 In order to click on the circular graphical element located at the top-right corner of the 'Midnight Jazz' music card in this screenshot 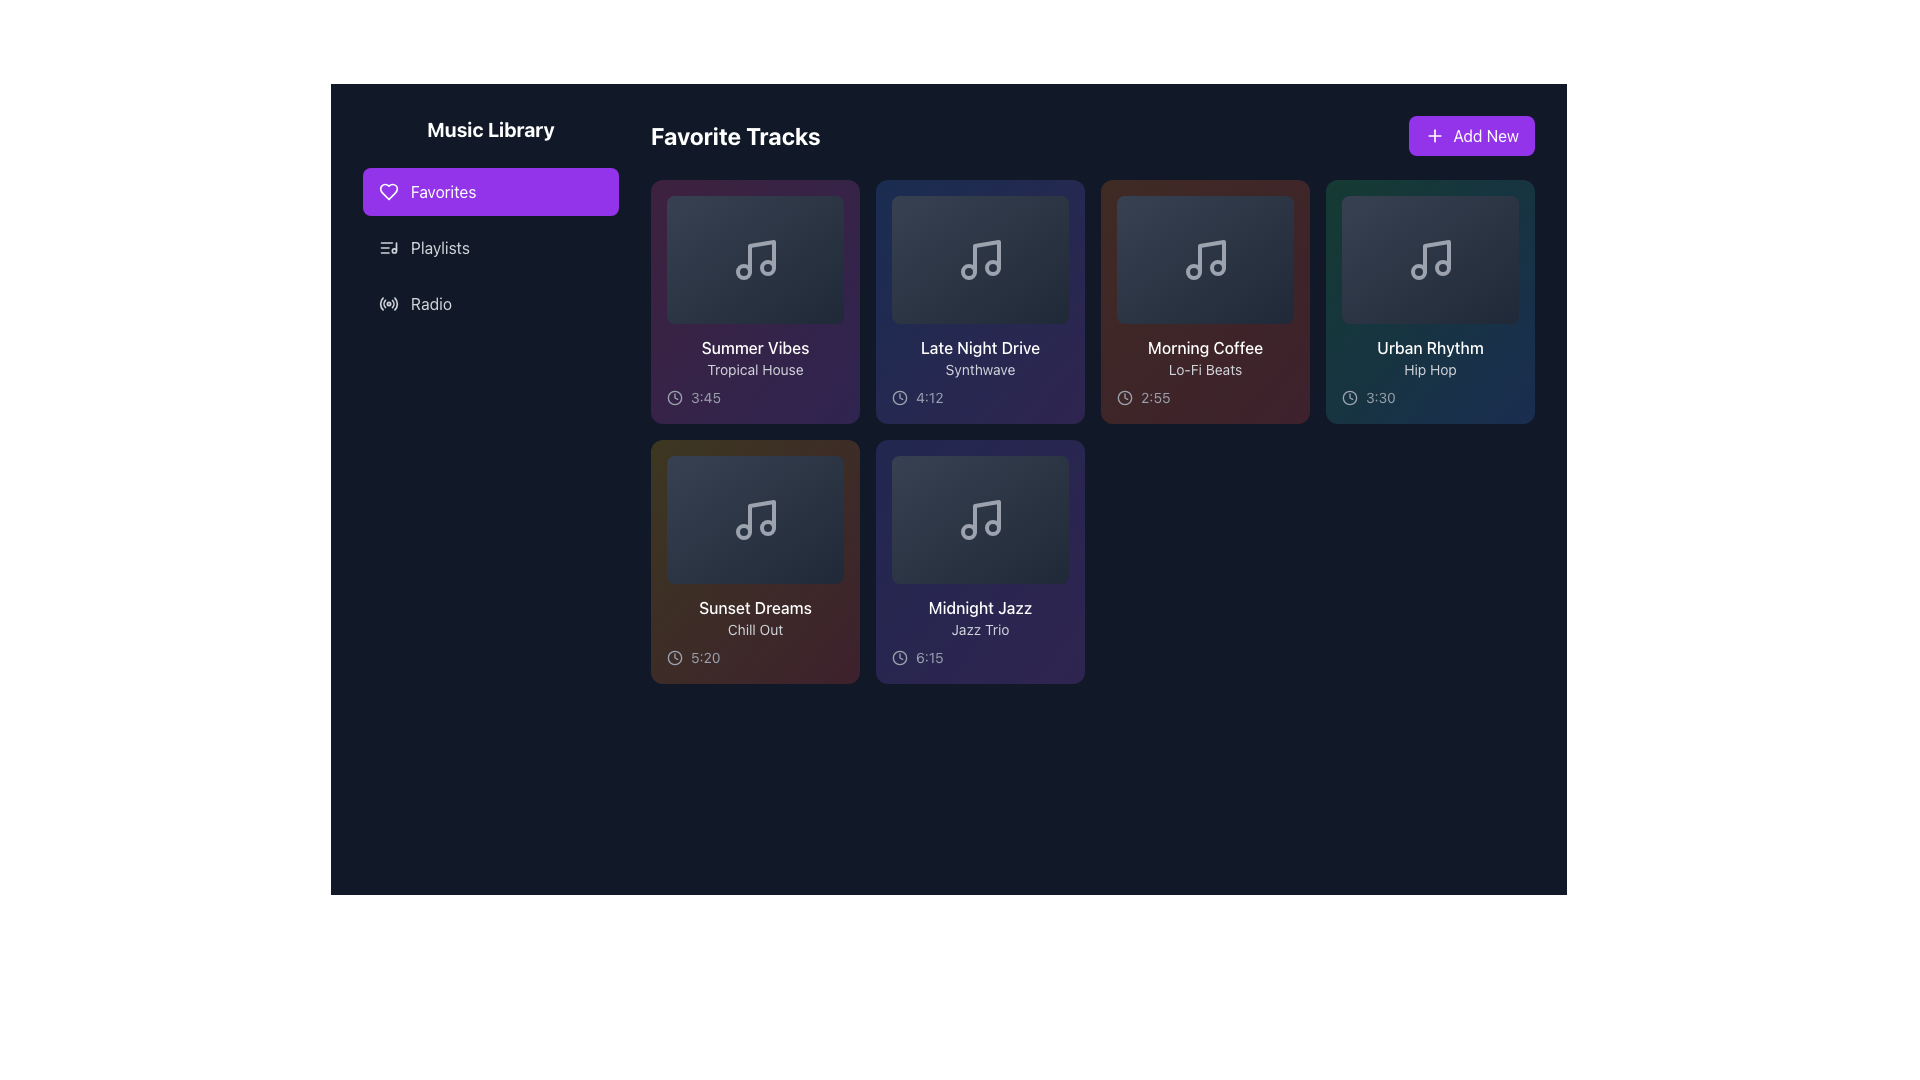, I will do `click(1055, 467)`.